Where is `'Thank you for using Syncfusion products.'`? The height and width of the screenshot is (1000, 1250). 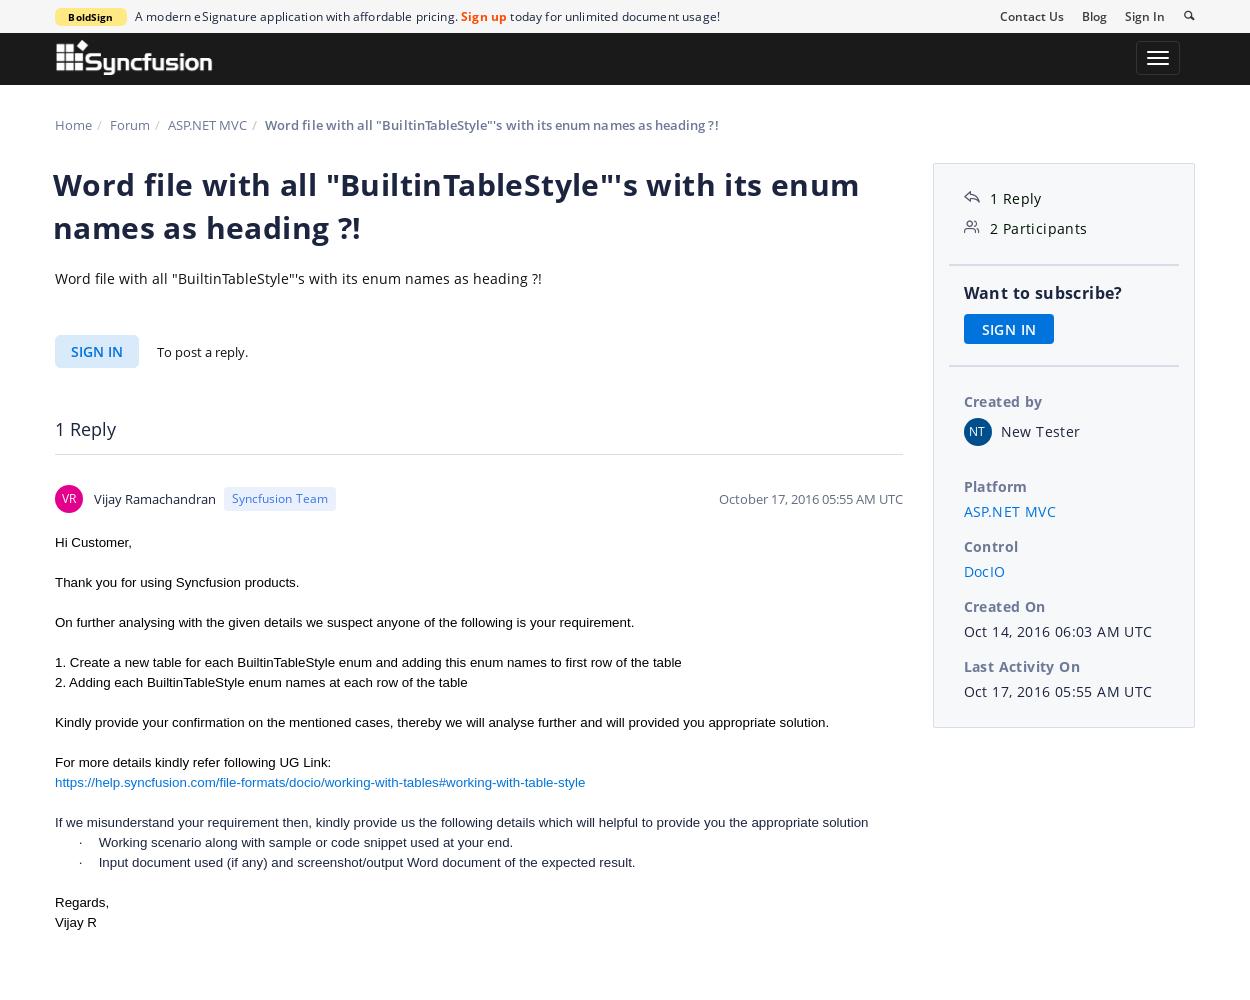
'Thank you for using Syncfusion products.' is located at coordinates (177, 580).